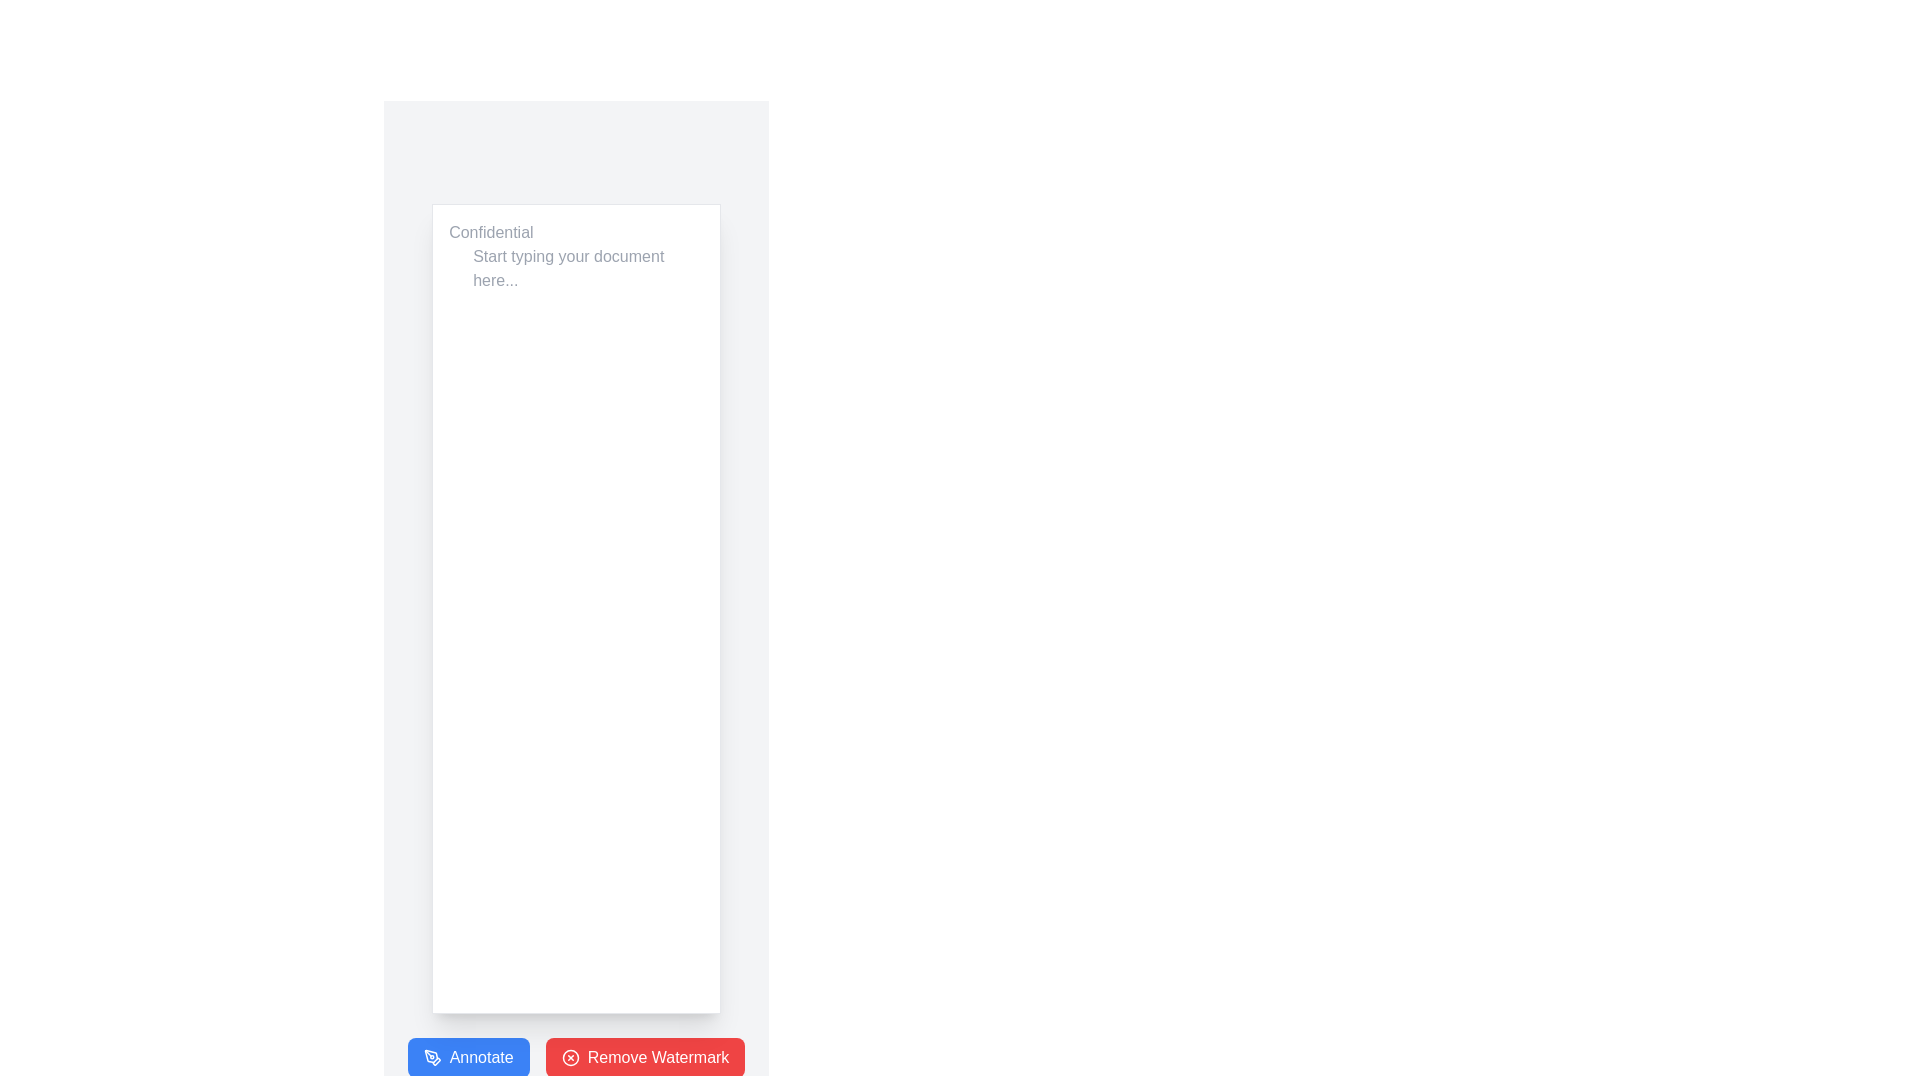 The height and width of the screenshot is (1080, 1920). What do you see at coordinates (467, 1056) in the screenshot?
I see `the 'Annotate' button located in the bottom-left corner of the button stack` at bounding box center [467, 1056].